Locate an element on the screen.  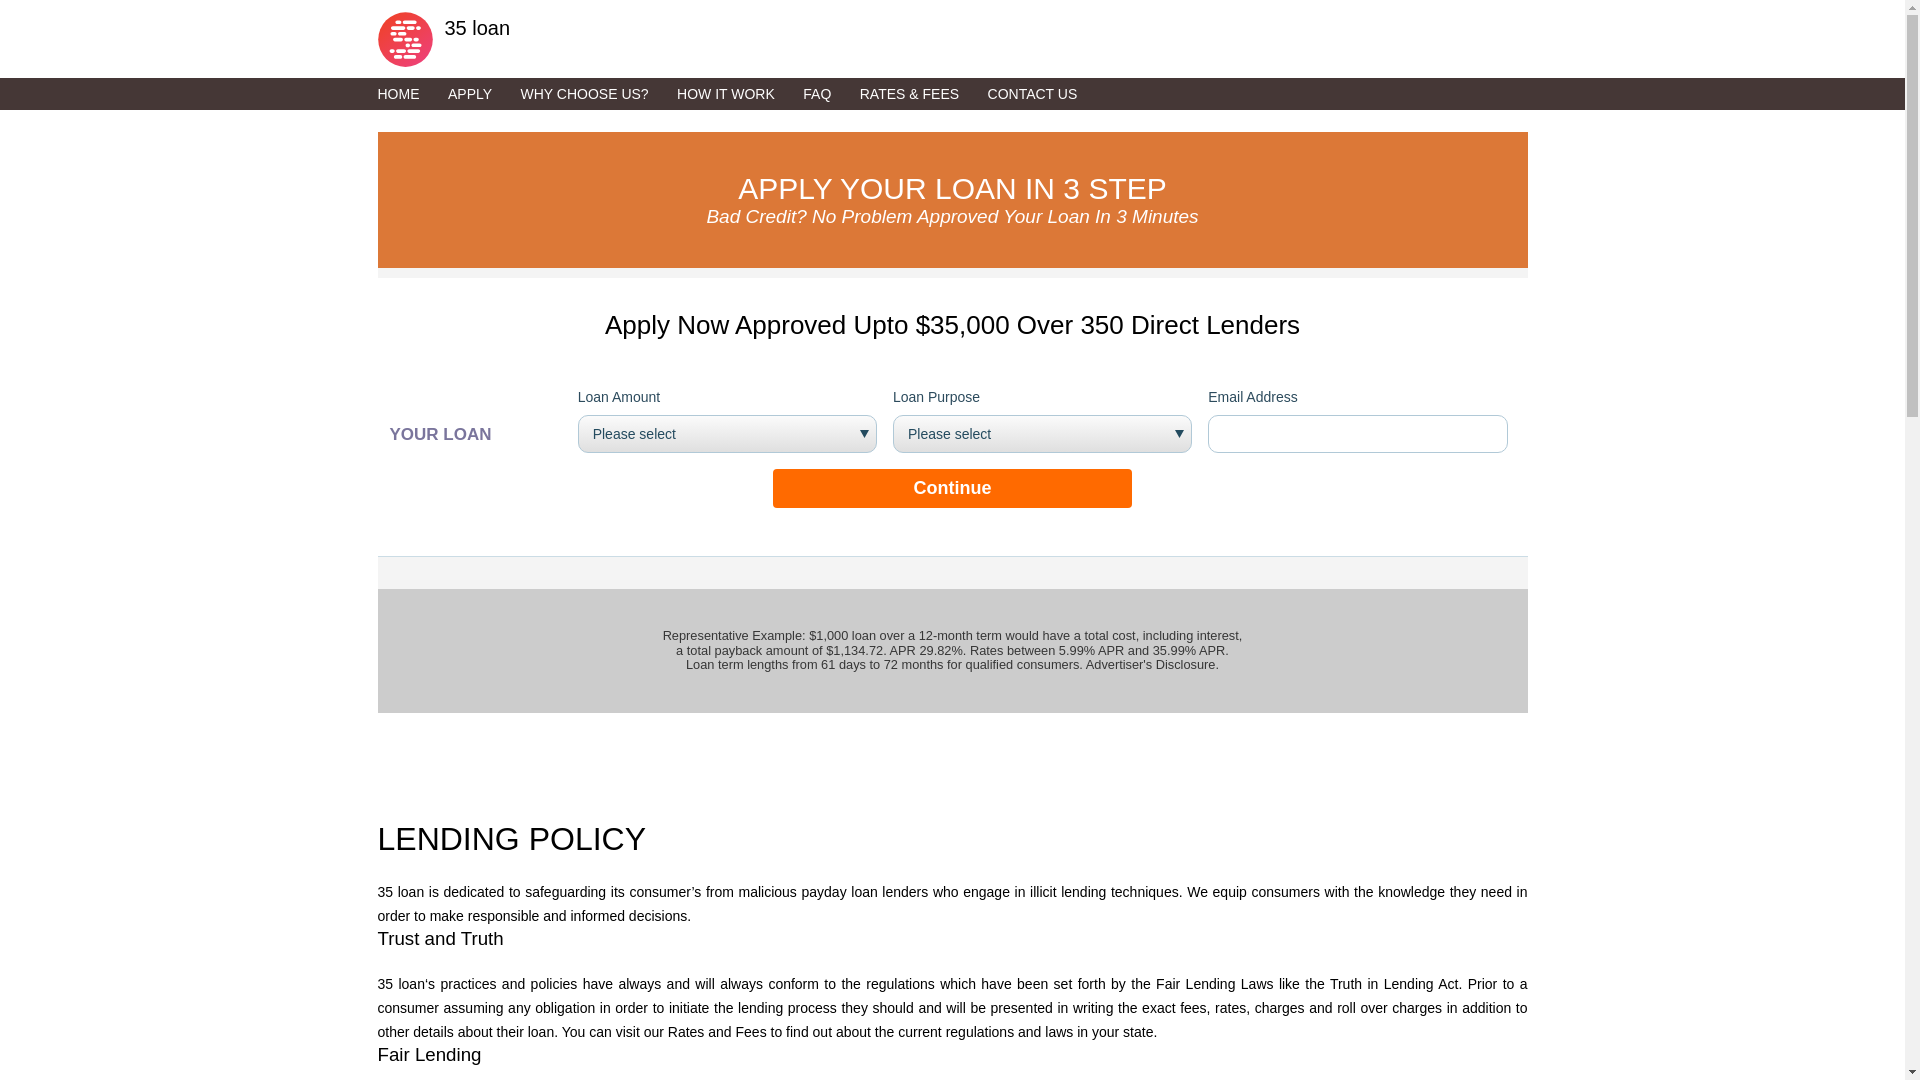
'Continue' is located at coordinates (951, 488).